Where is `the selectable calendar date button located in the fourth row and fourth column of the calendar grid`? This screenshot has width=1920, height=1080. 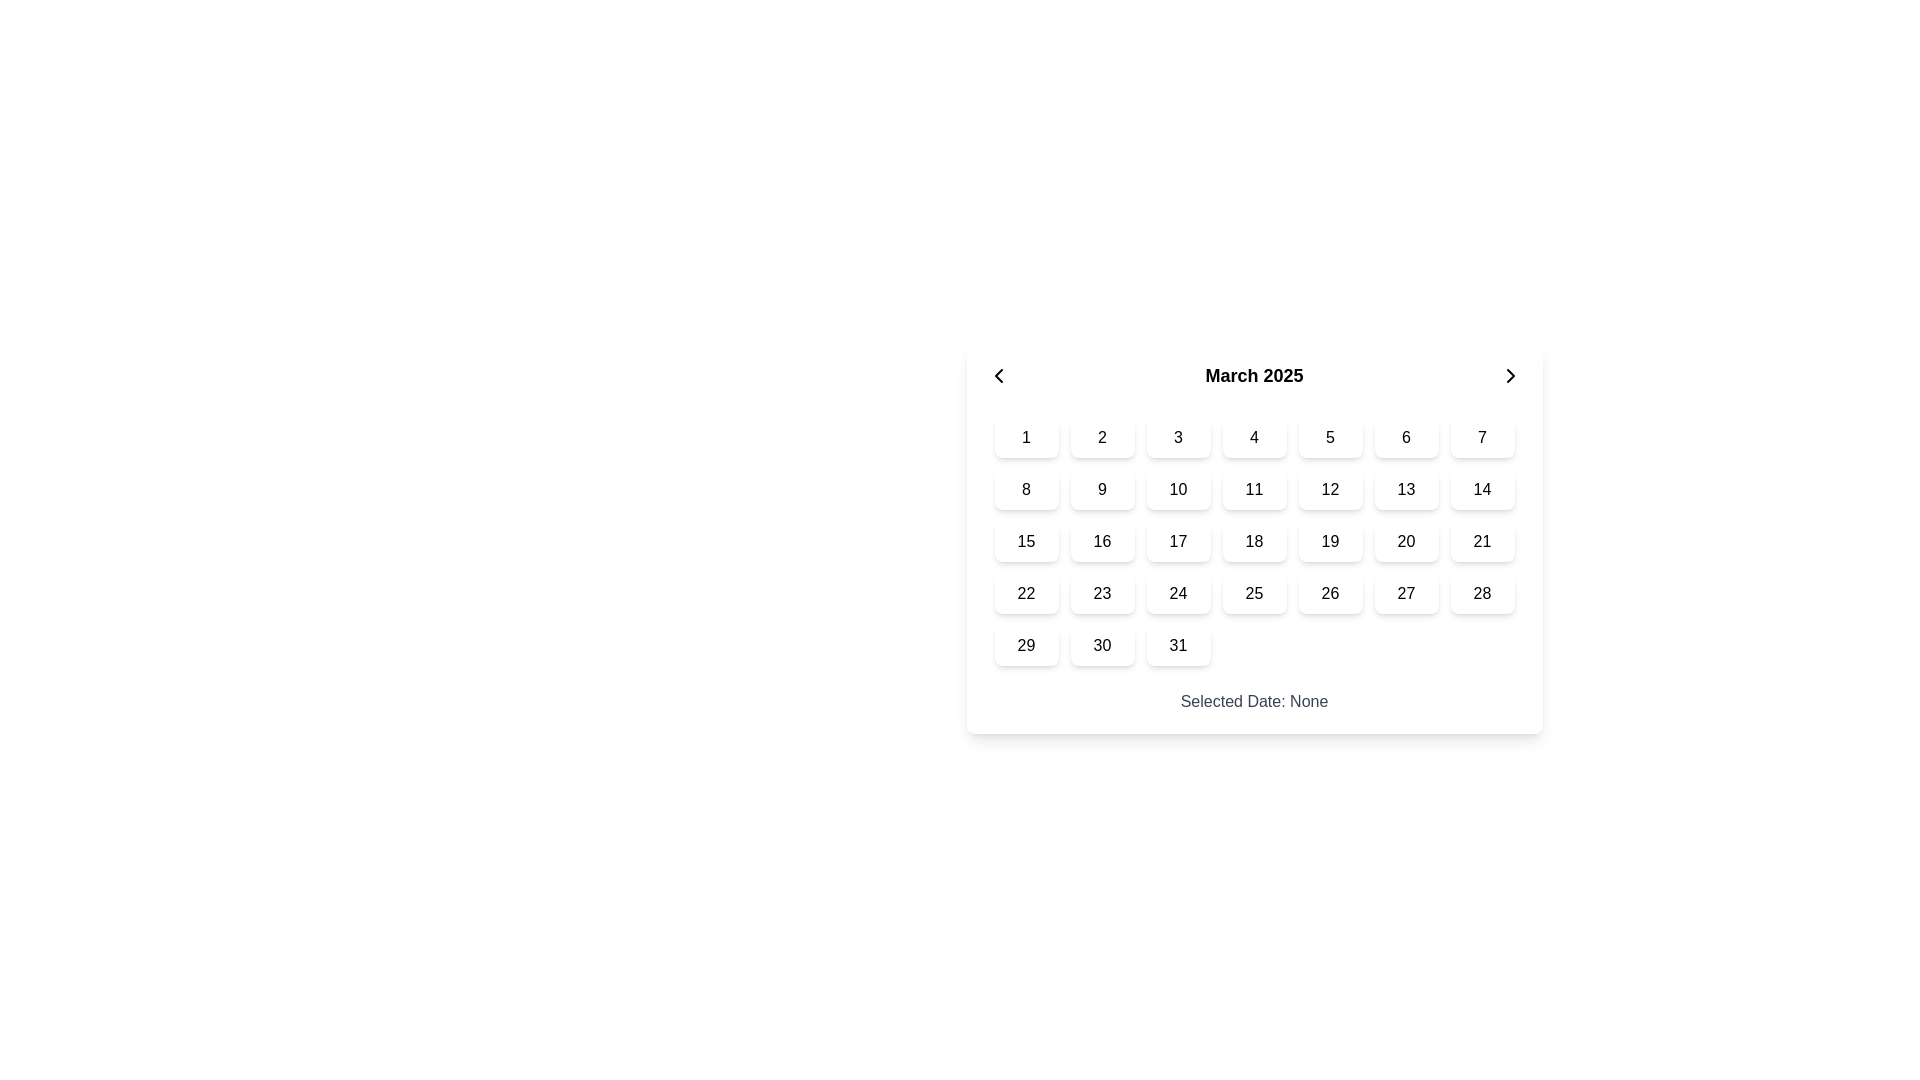 the selectable calendar date button located in the fourth row and fourth column of the calendar grid is located at coordinates (1101, 593).